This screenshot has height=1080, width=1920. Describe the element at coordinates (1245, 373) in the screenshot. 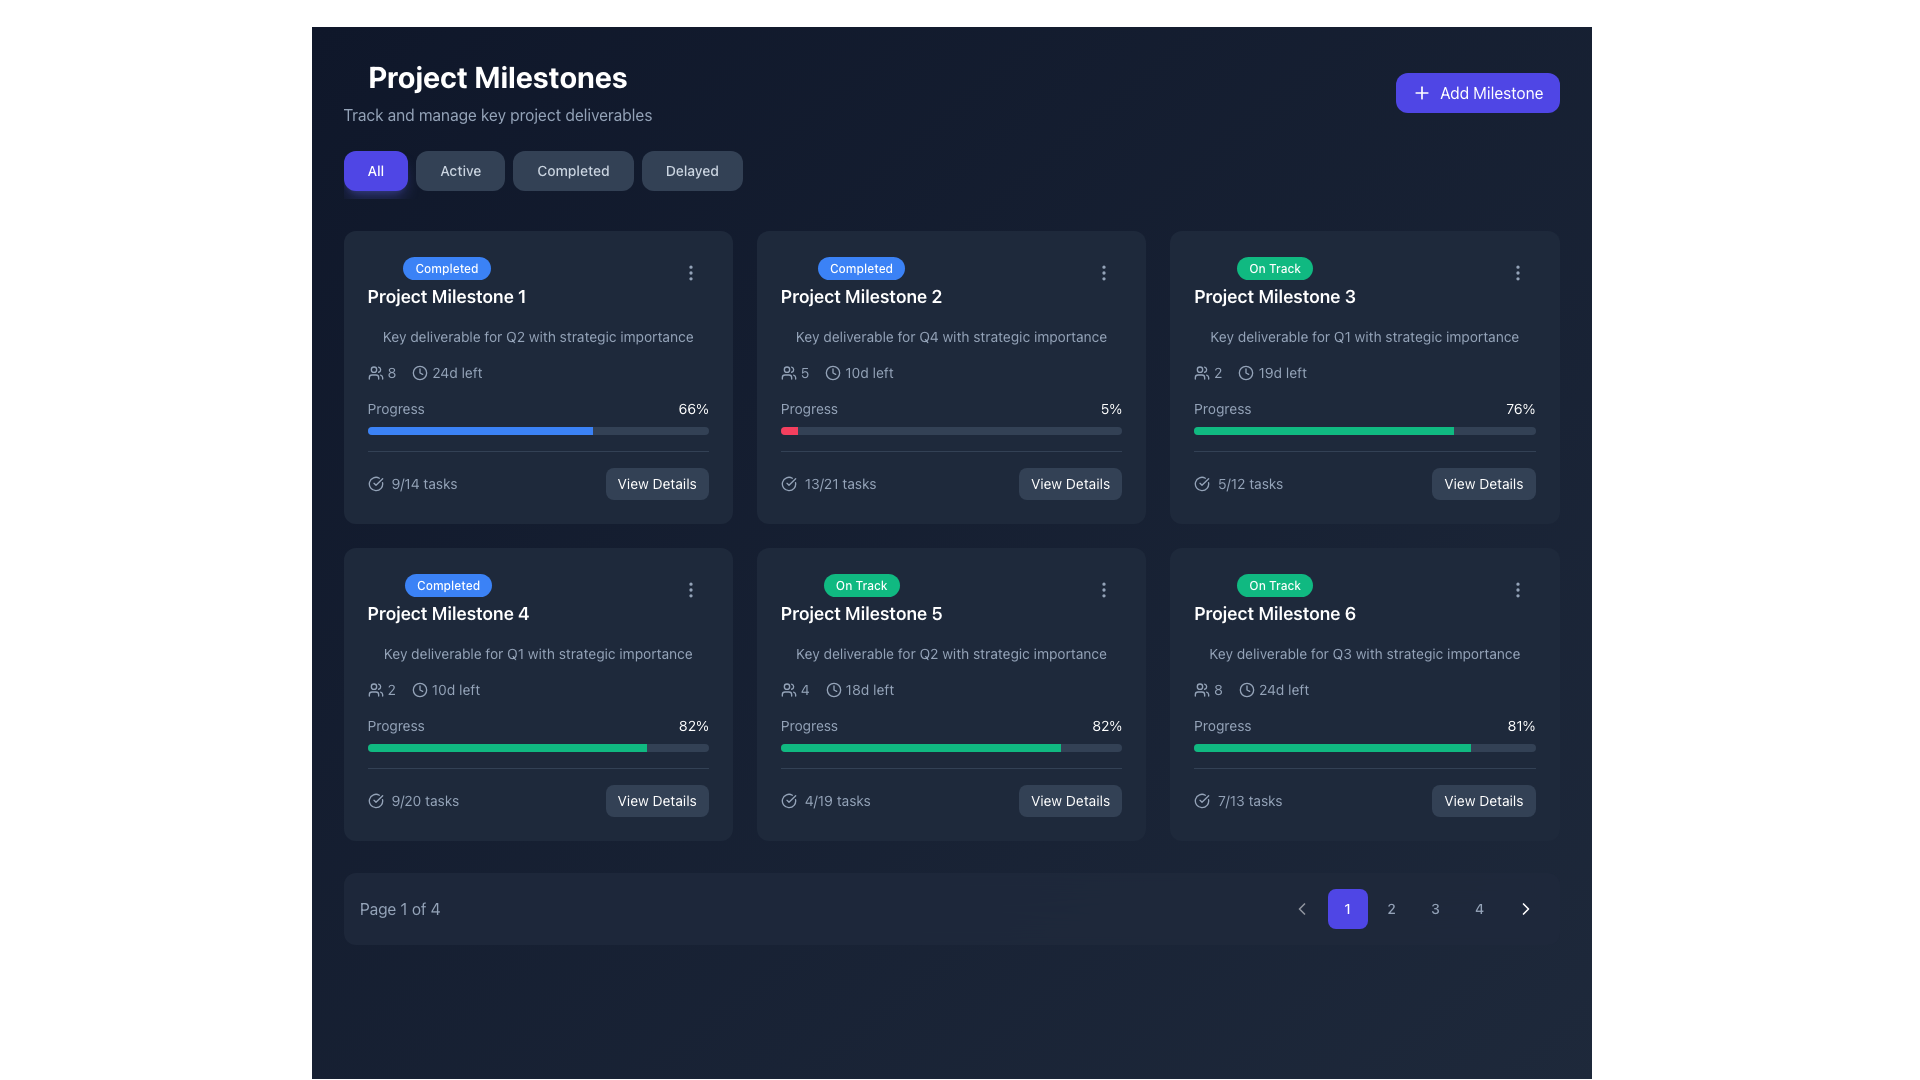

I see `the clock icon with a circular outline and clock hands, located in the top-right corner of the 'Project Milestone 3' card, next to the text '19d left'` at that location.